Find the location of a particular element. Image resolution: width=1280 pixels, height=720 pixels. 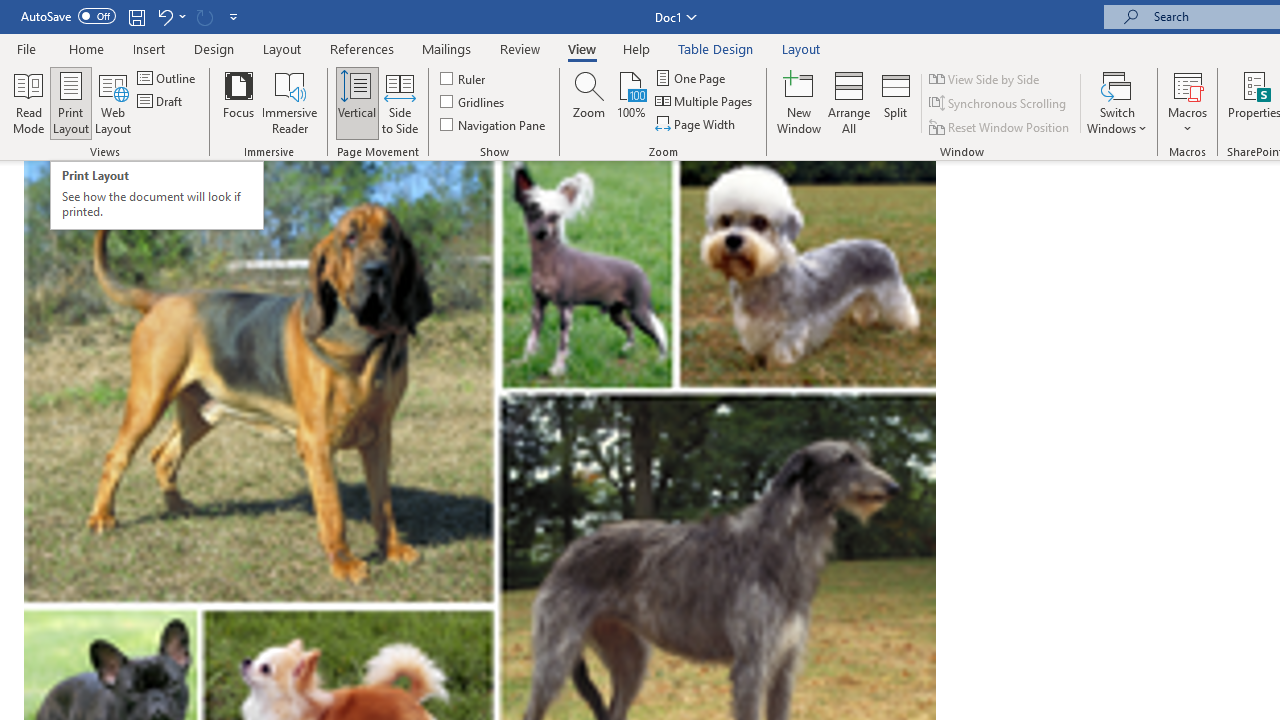

'Gridlines' is located at coordinates (472, 101).